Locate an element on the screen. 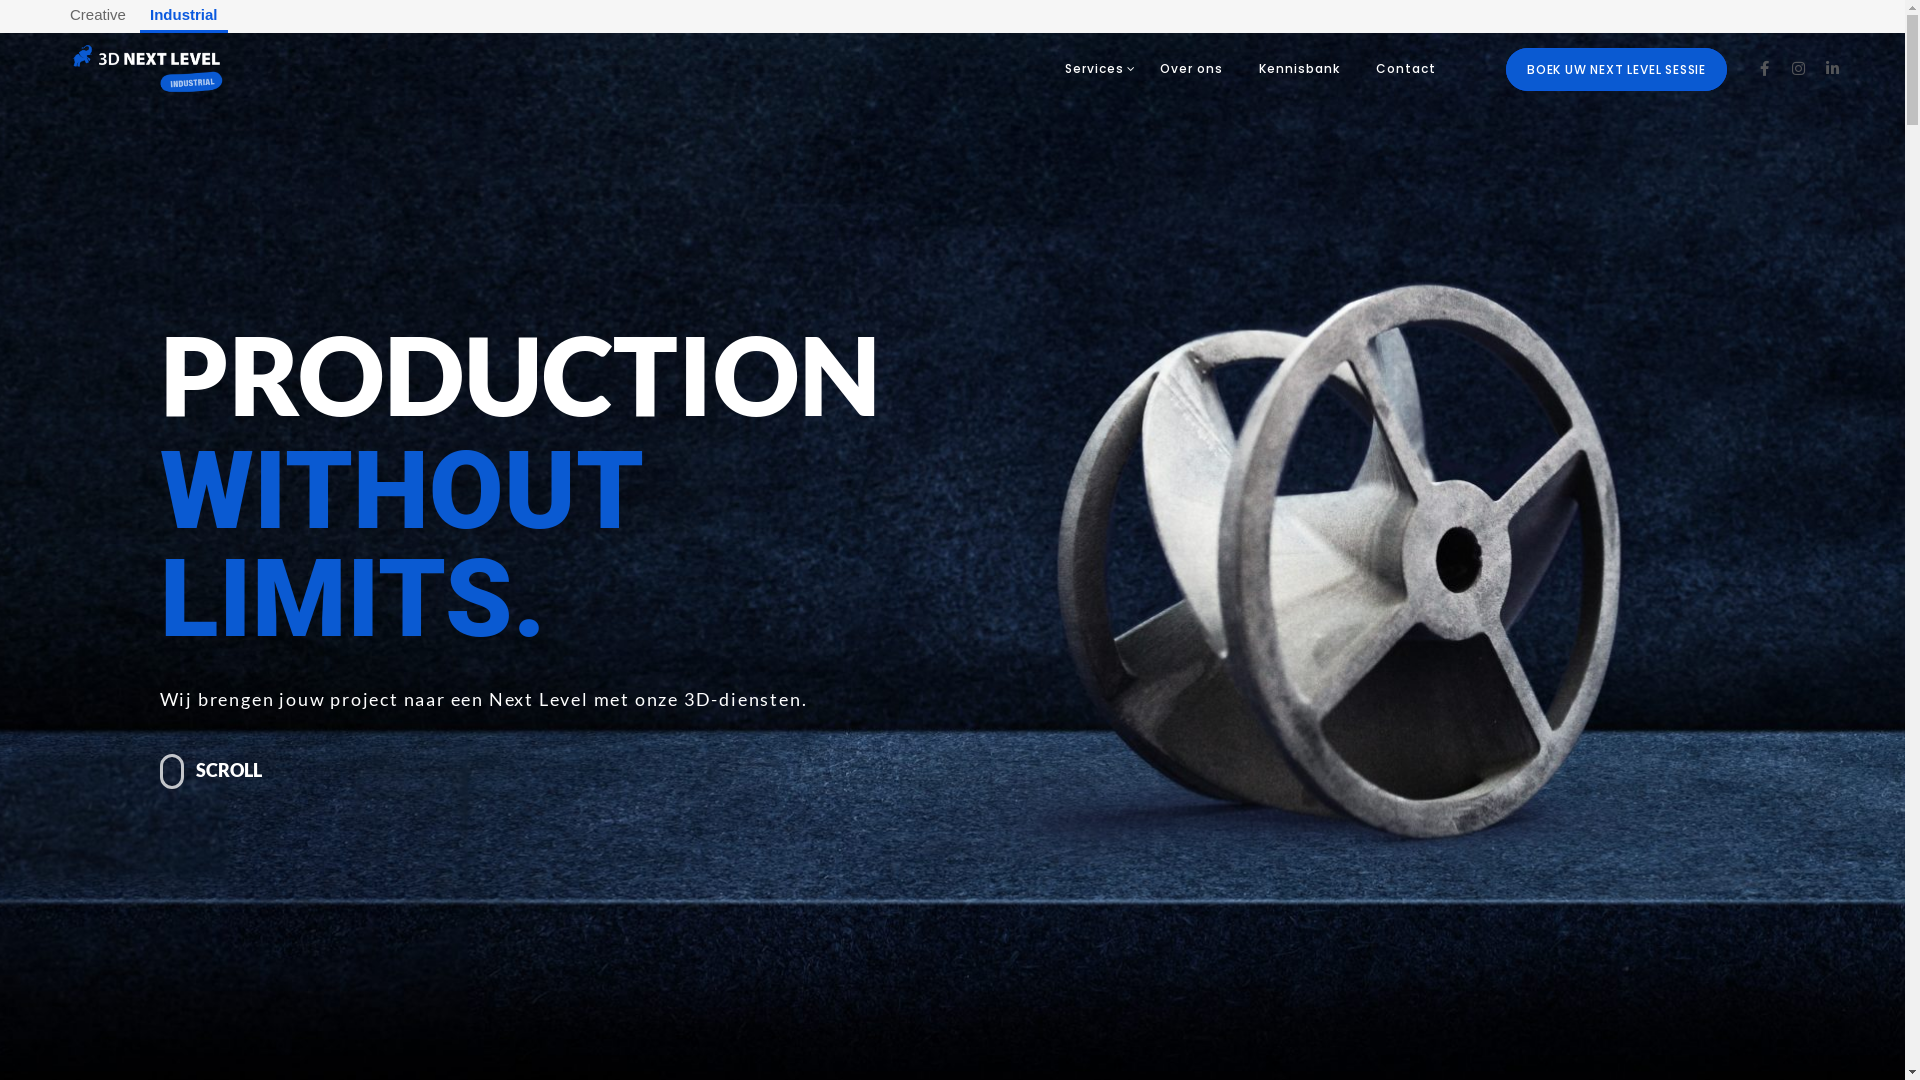 This screenshot has height=1080, width=1920. 'Services' is located at coordinates (1045, 67).